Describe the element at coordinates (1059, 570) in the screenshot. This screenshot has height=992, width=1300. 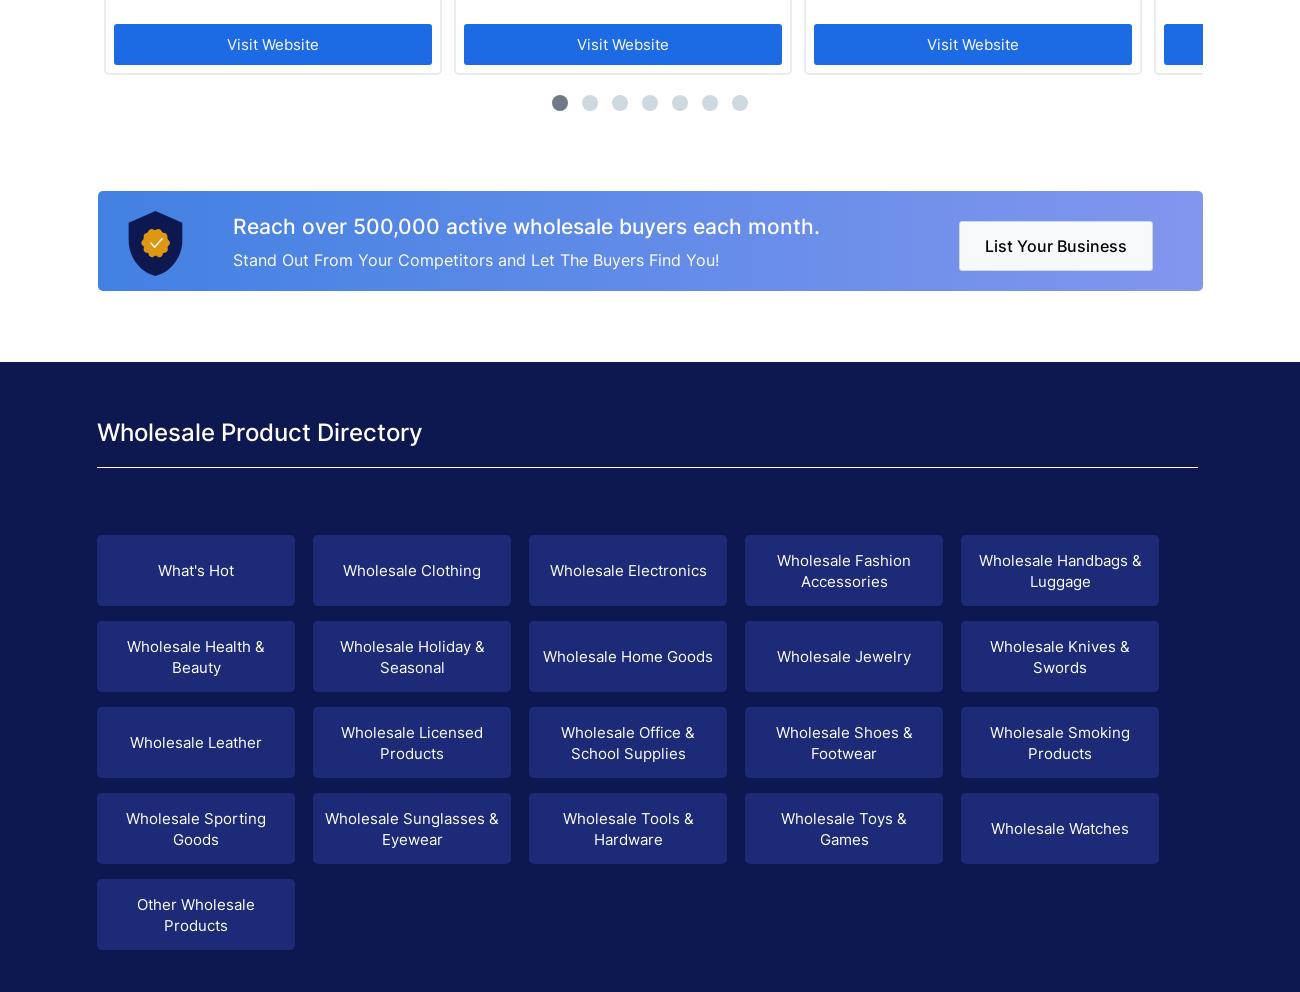
I see `'Wholesale Handbags & Luggage'` at that location.